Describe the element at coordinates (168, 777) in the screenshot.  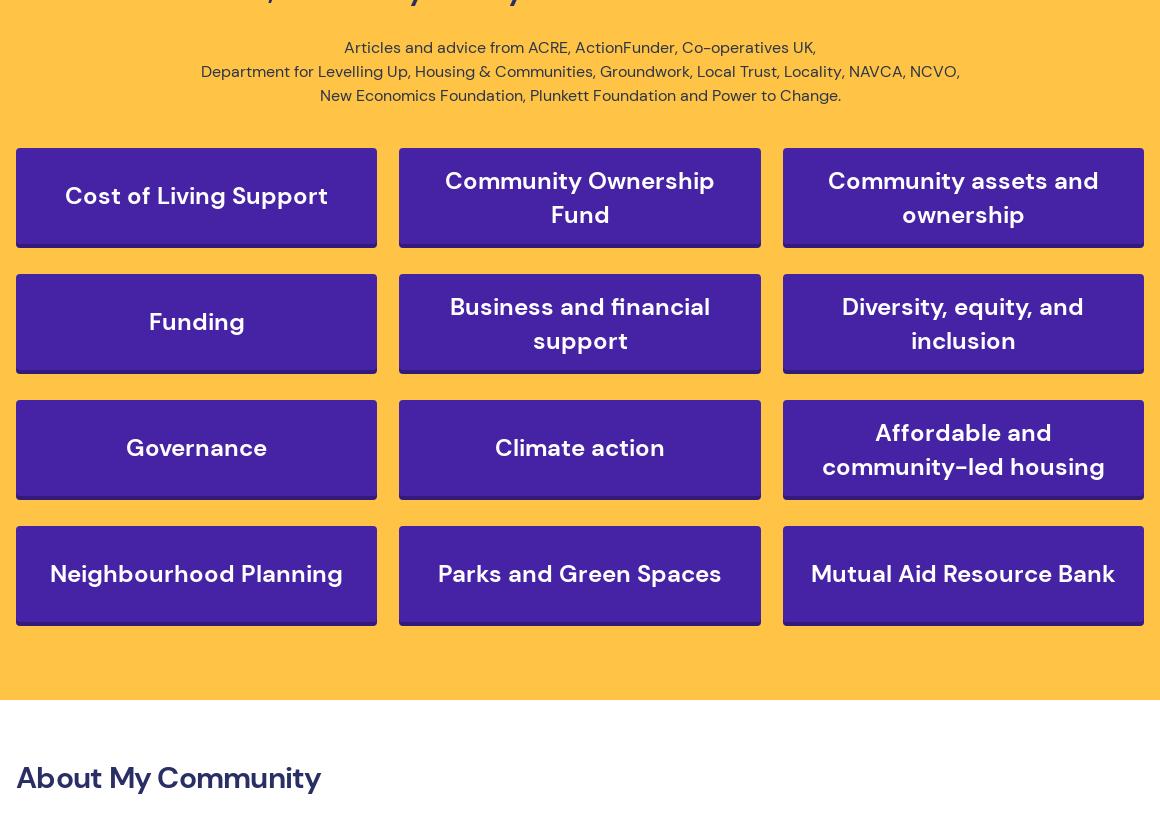
I see `'About My Community'` at that location.